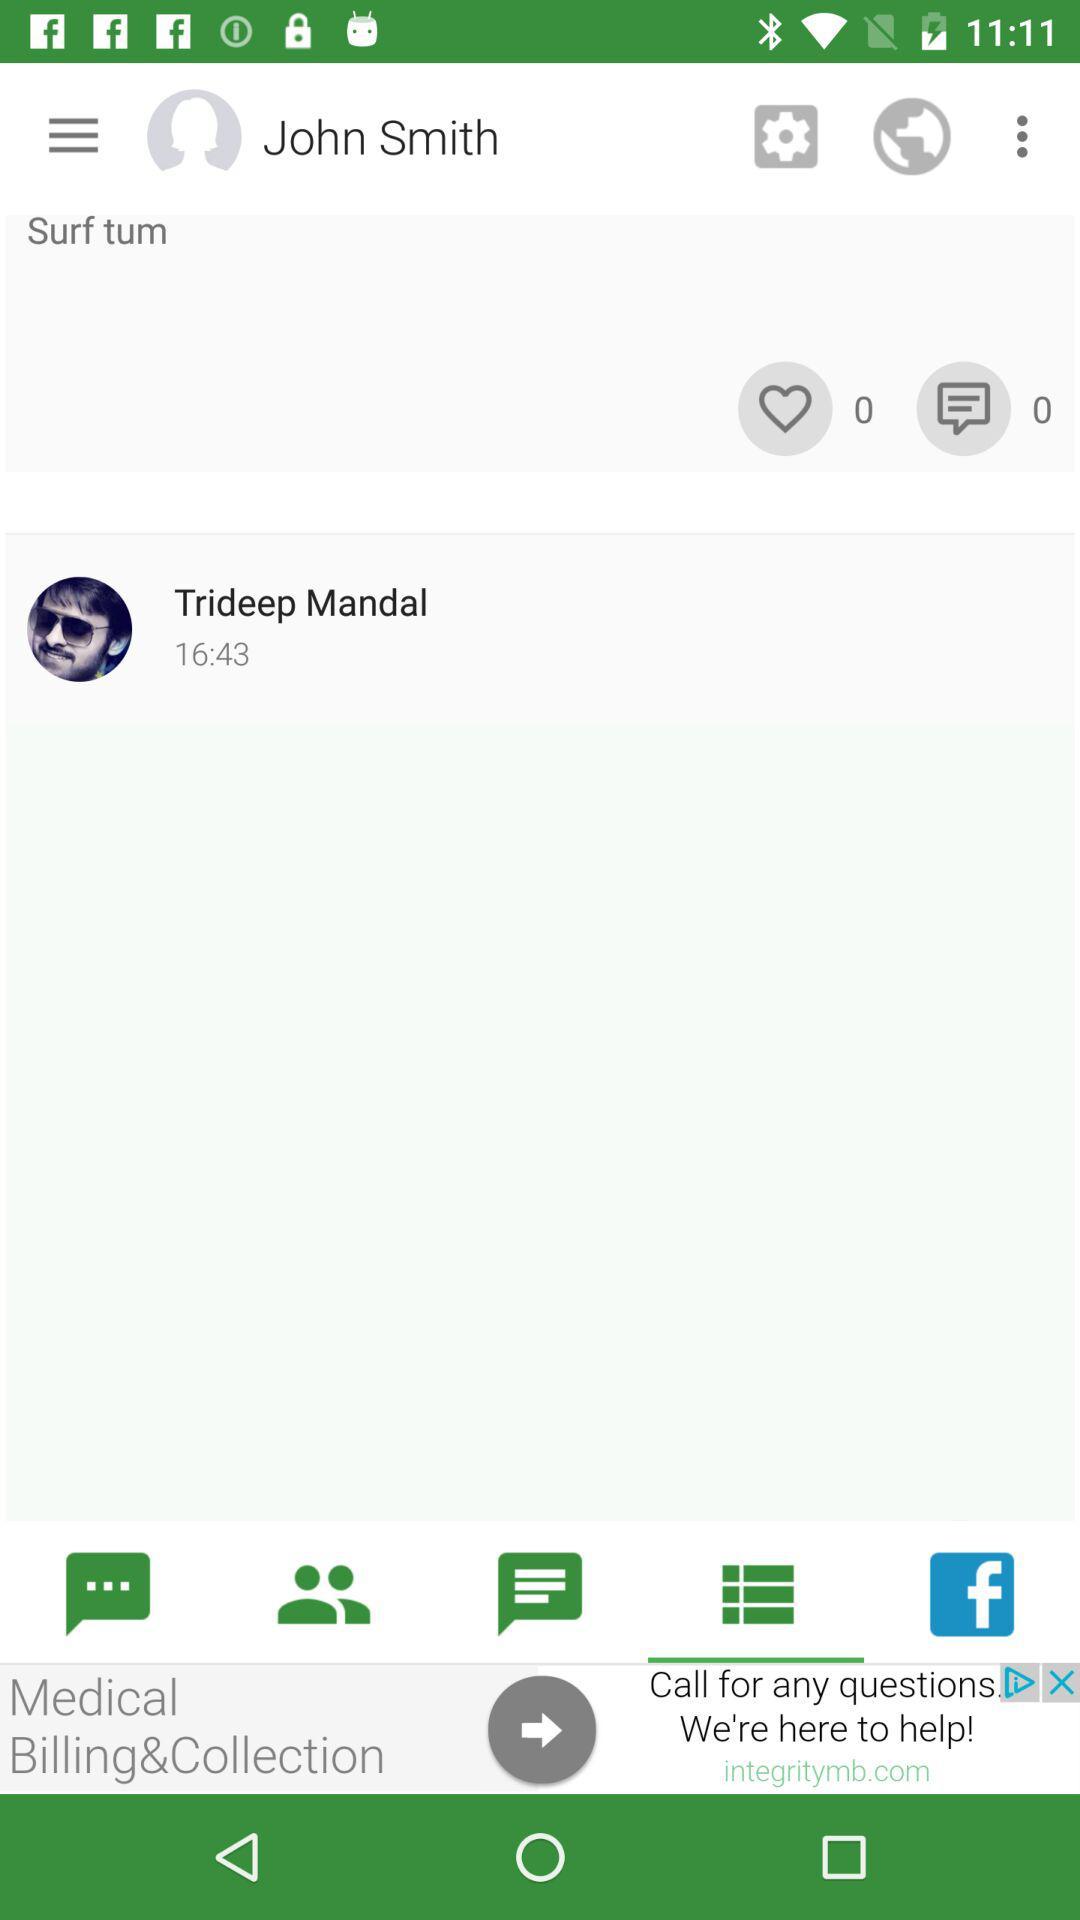 Image resolution: width=1080 pixels, height=1920 pixels. I want to click on make a comment, so click(962, 407).